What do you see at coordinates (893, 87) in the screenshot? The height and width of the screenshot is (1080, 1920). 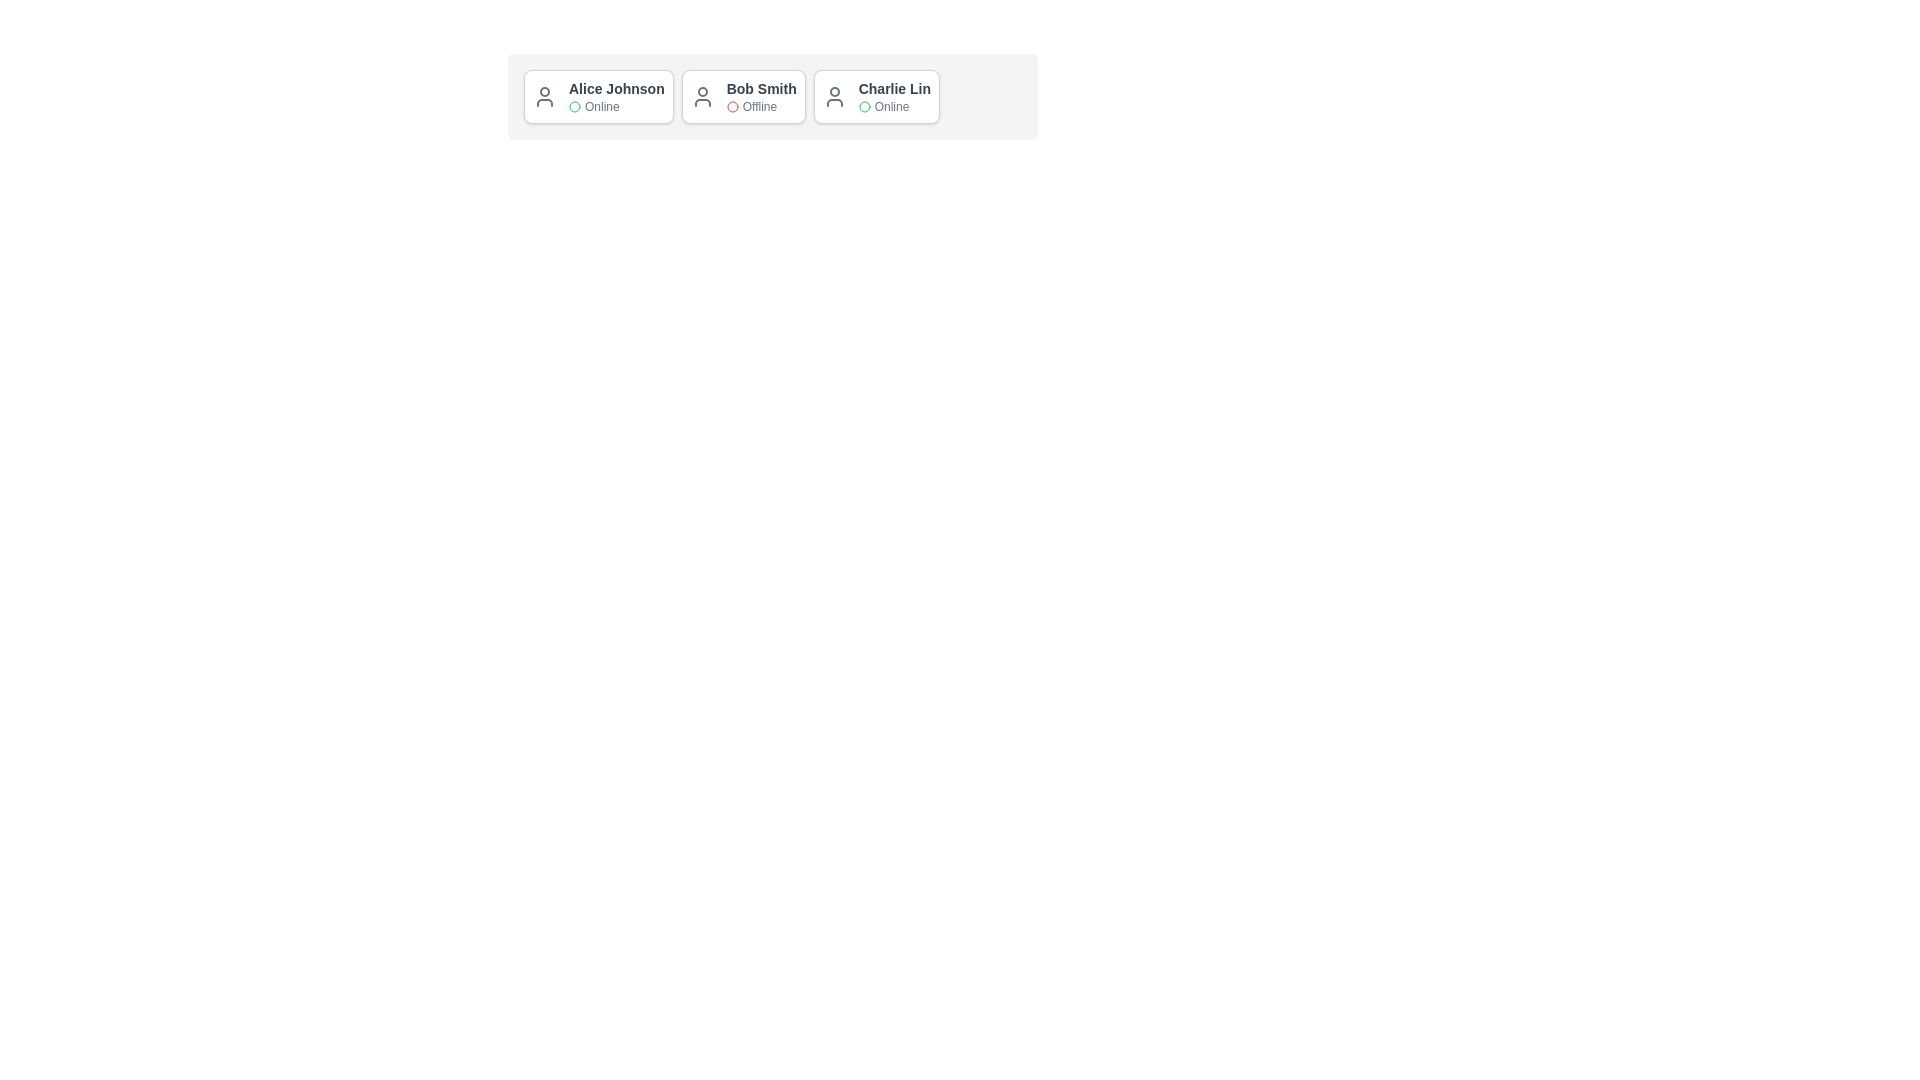 I see `the name of Charlie Lin to select it` at bounding box center [893, 87].